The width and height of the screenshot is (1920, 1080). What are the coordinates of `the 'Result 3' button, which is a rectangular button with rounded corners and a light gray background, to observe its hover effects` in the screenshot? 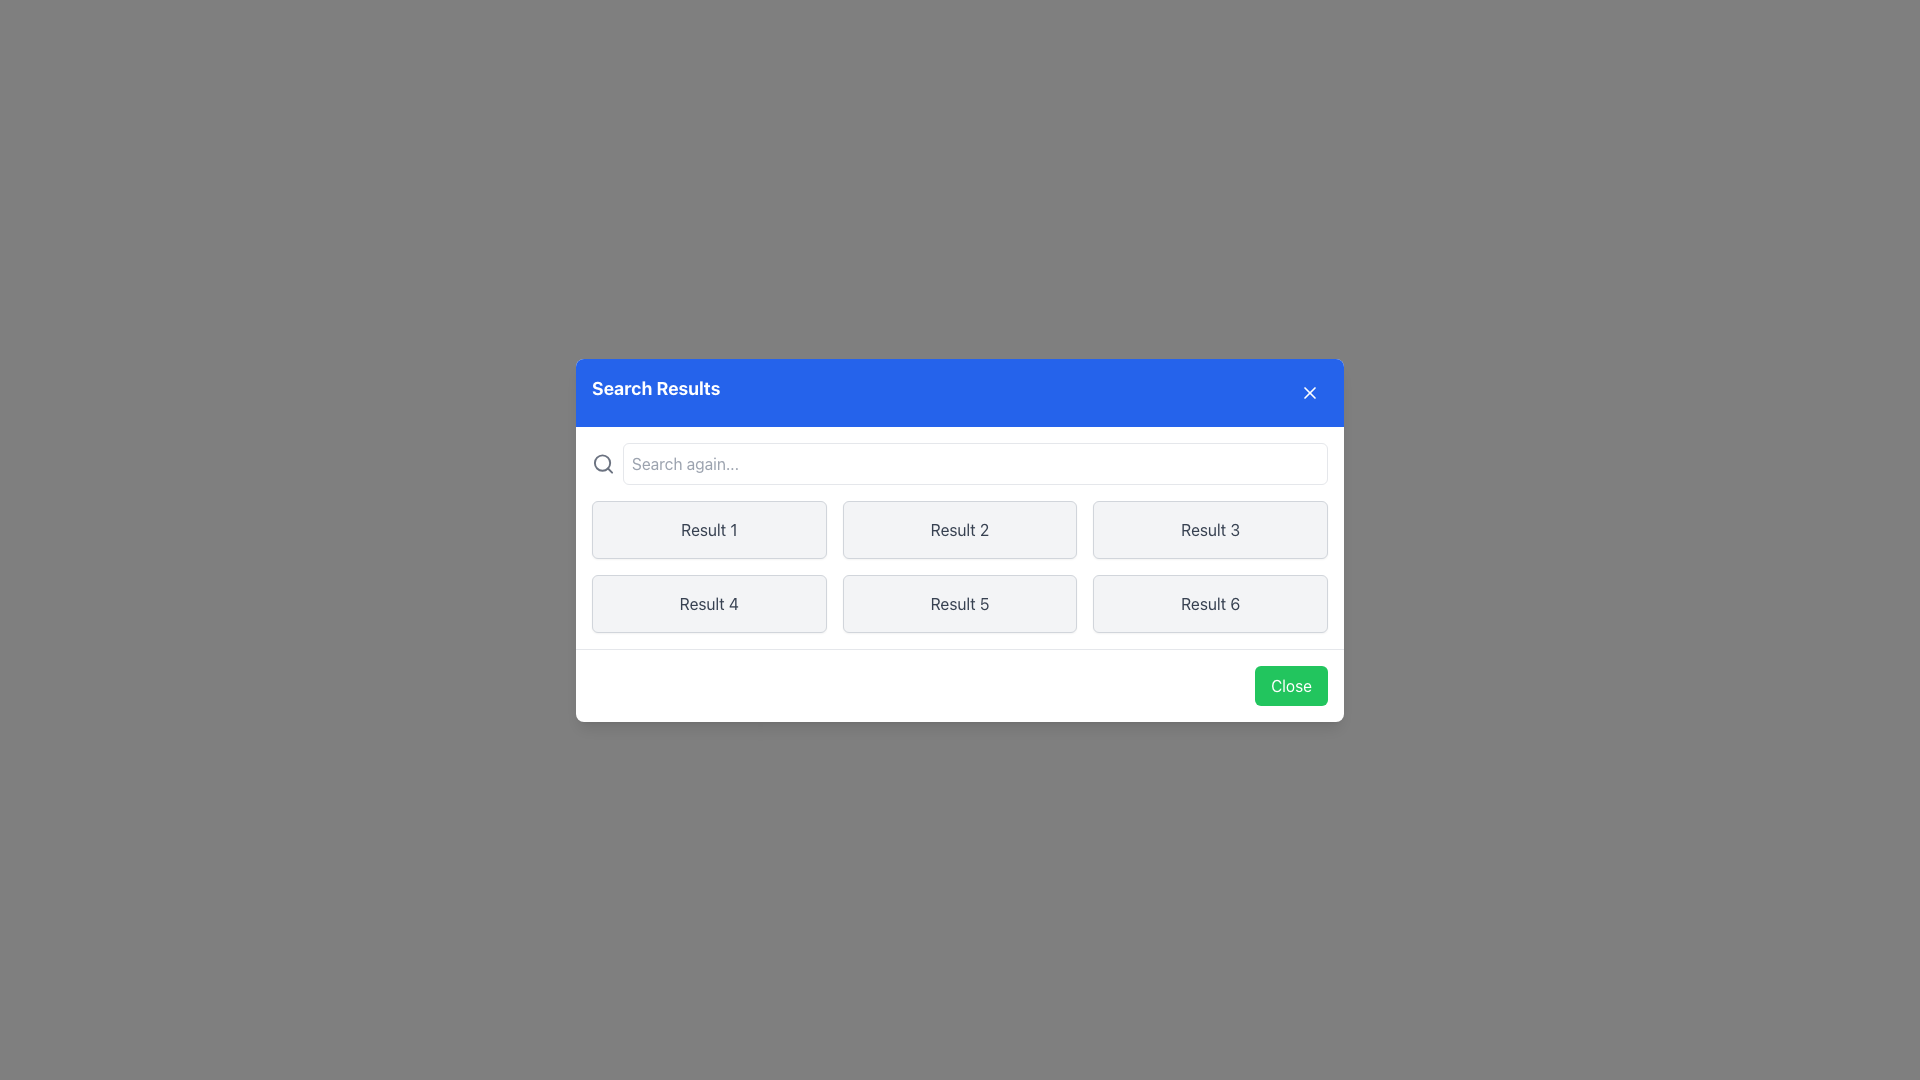 It's located at (1209, 528).